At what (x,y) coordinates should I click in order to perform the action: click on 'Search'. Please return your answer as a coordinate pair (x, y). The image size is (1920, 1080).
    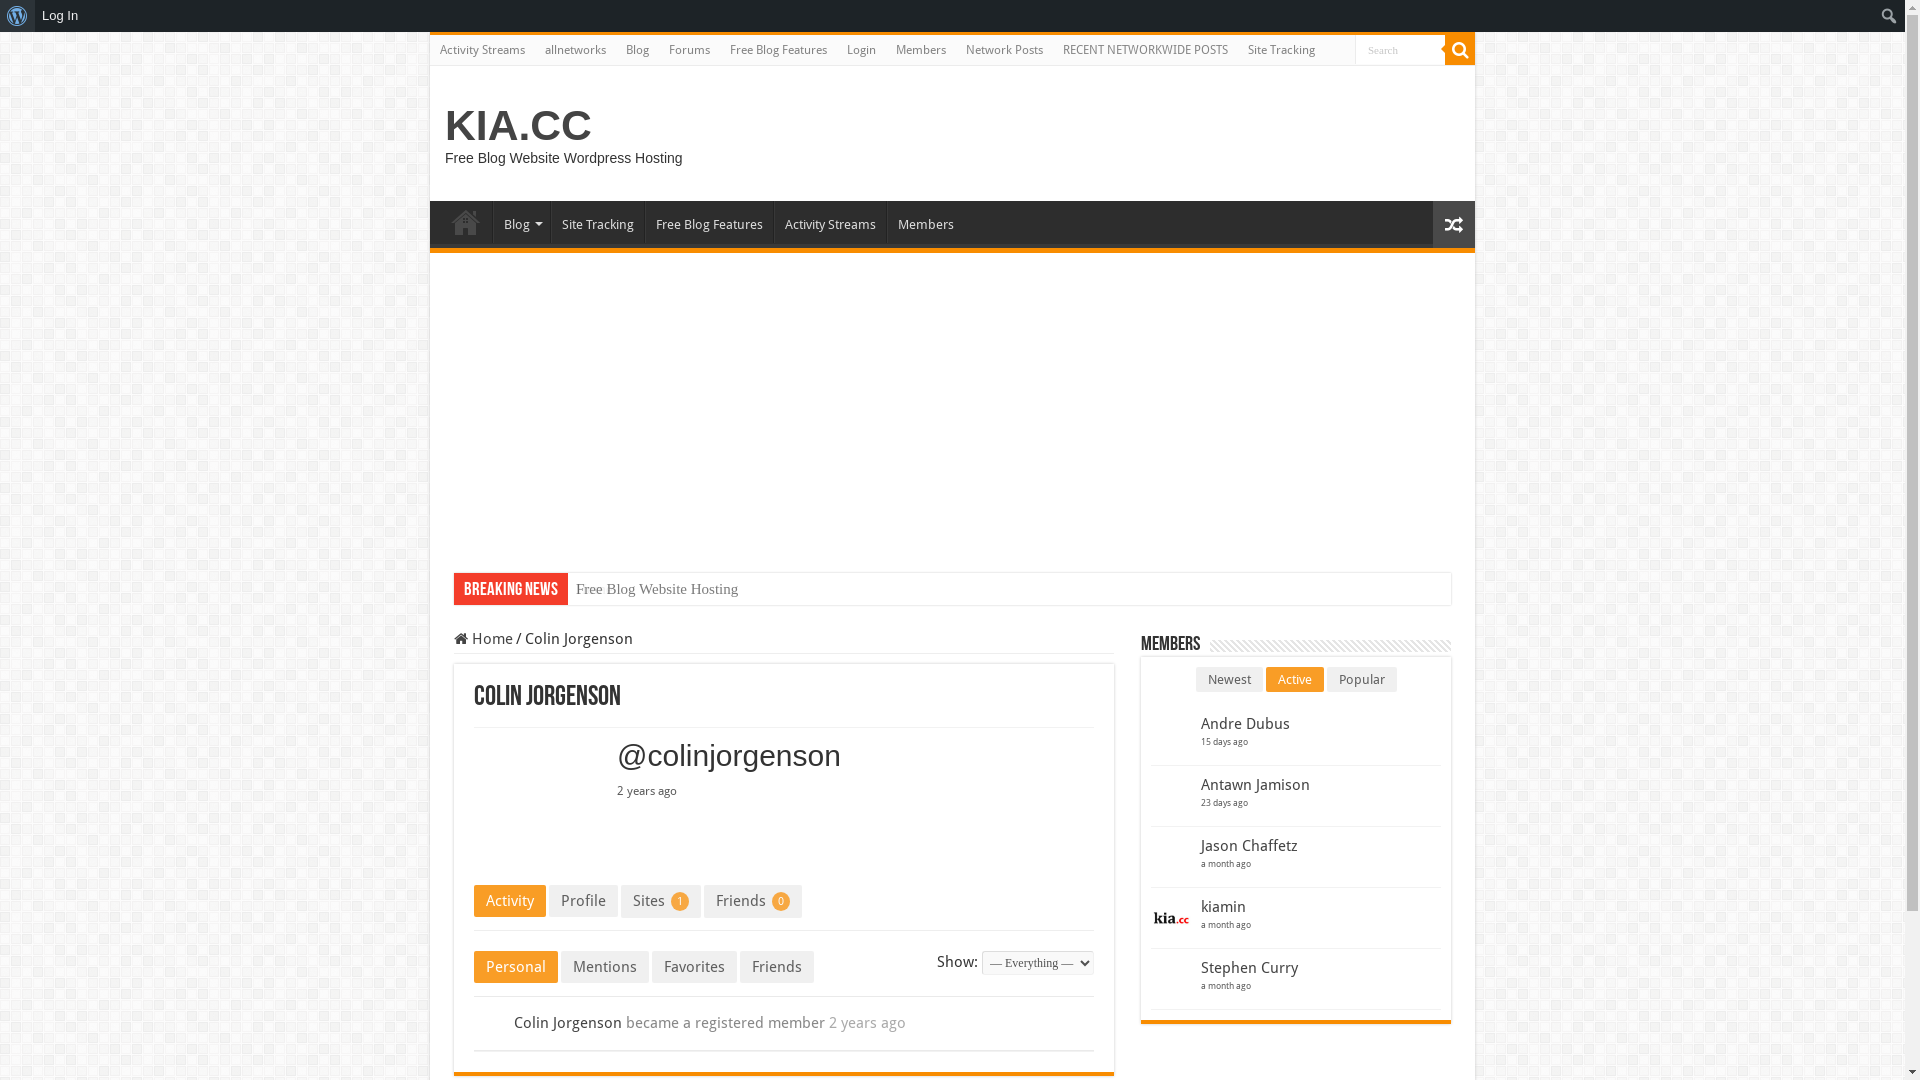
    Looking at the image, I should click on (1459, 49).